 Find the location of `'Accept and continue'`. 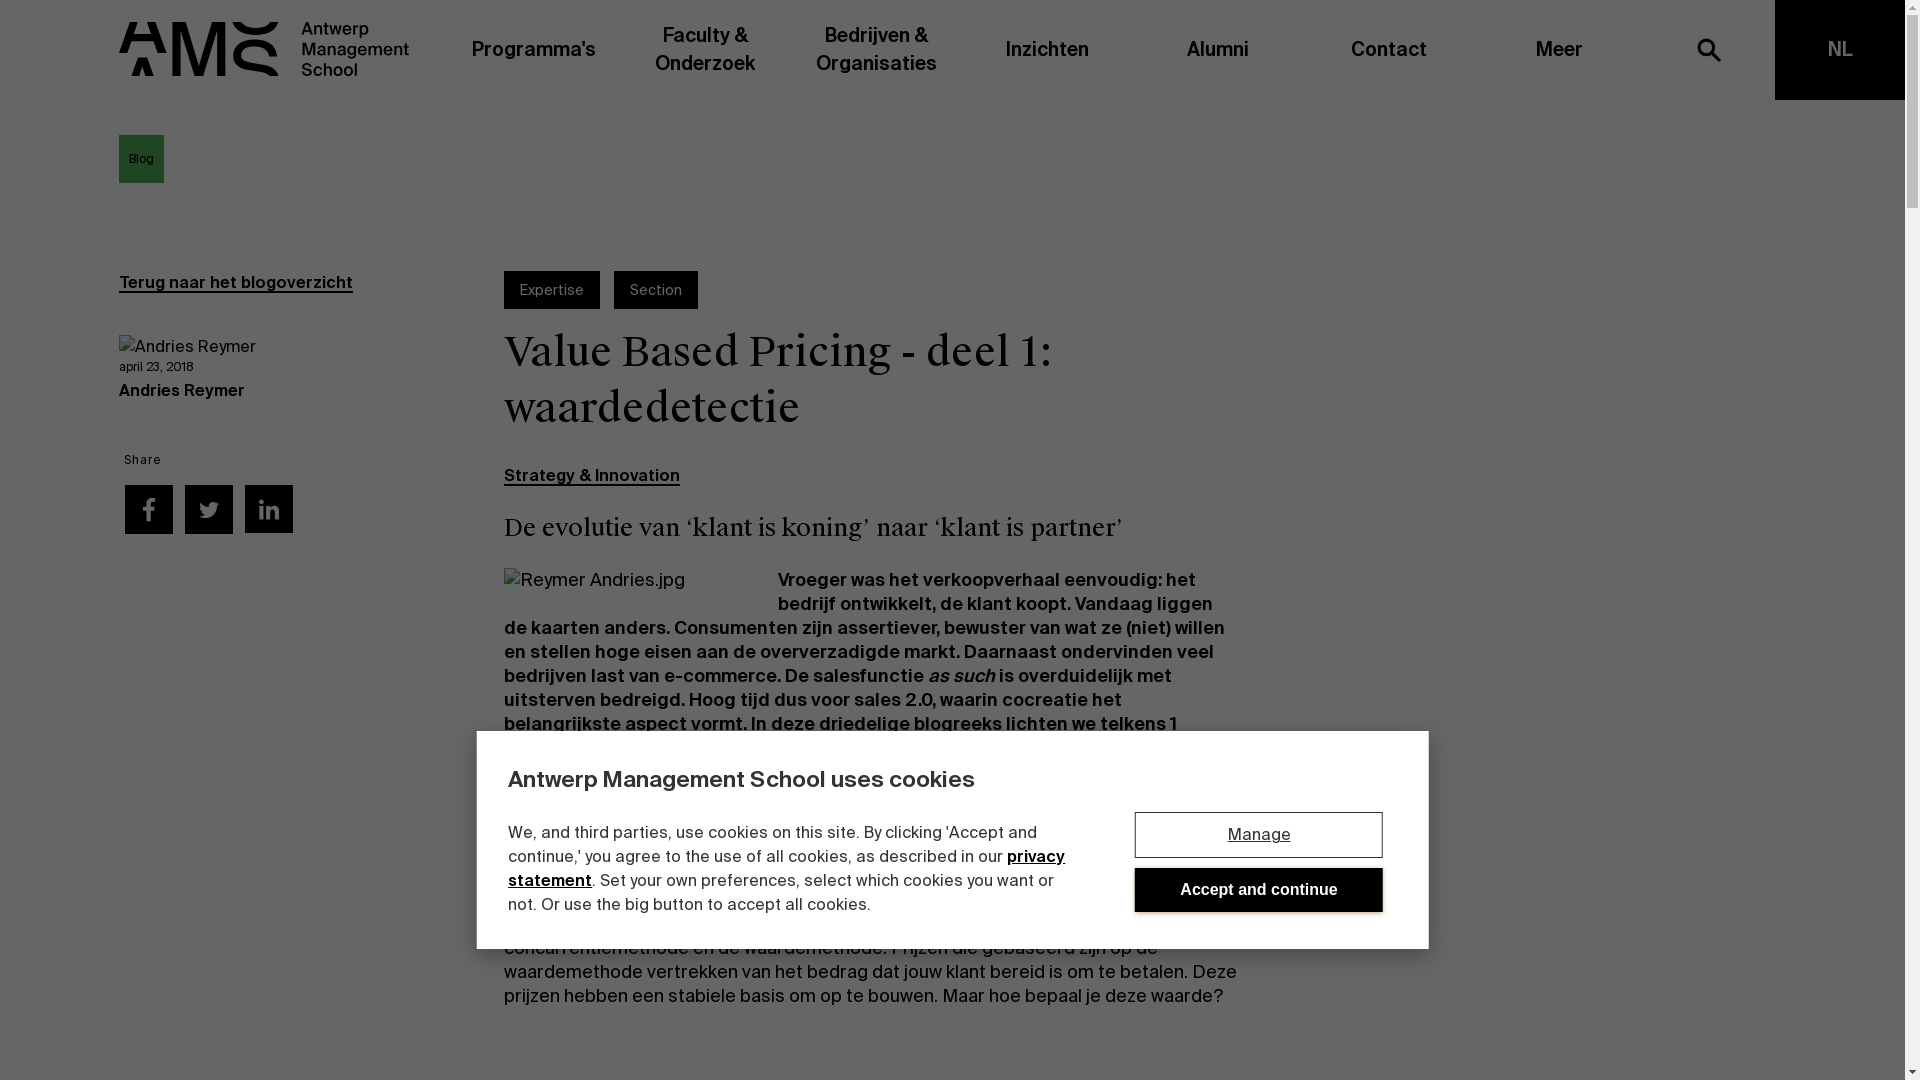

'Accept and continue' is located at coordinates (1257, 889).